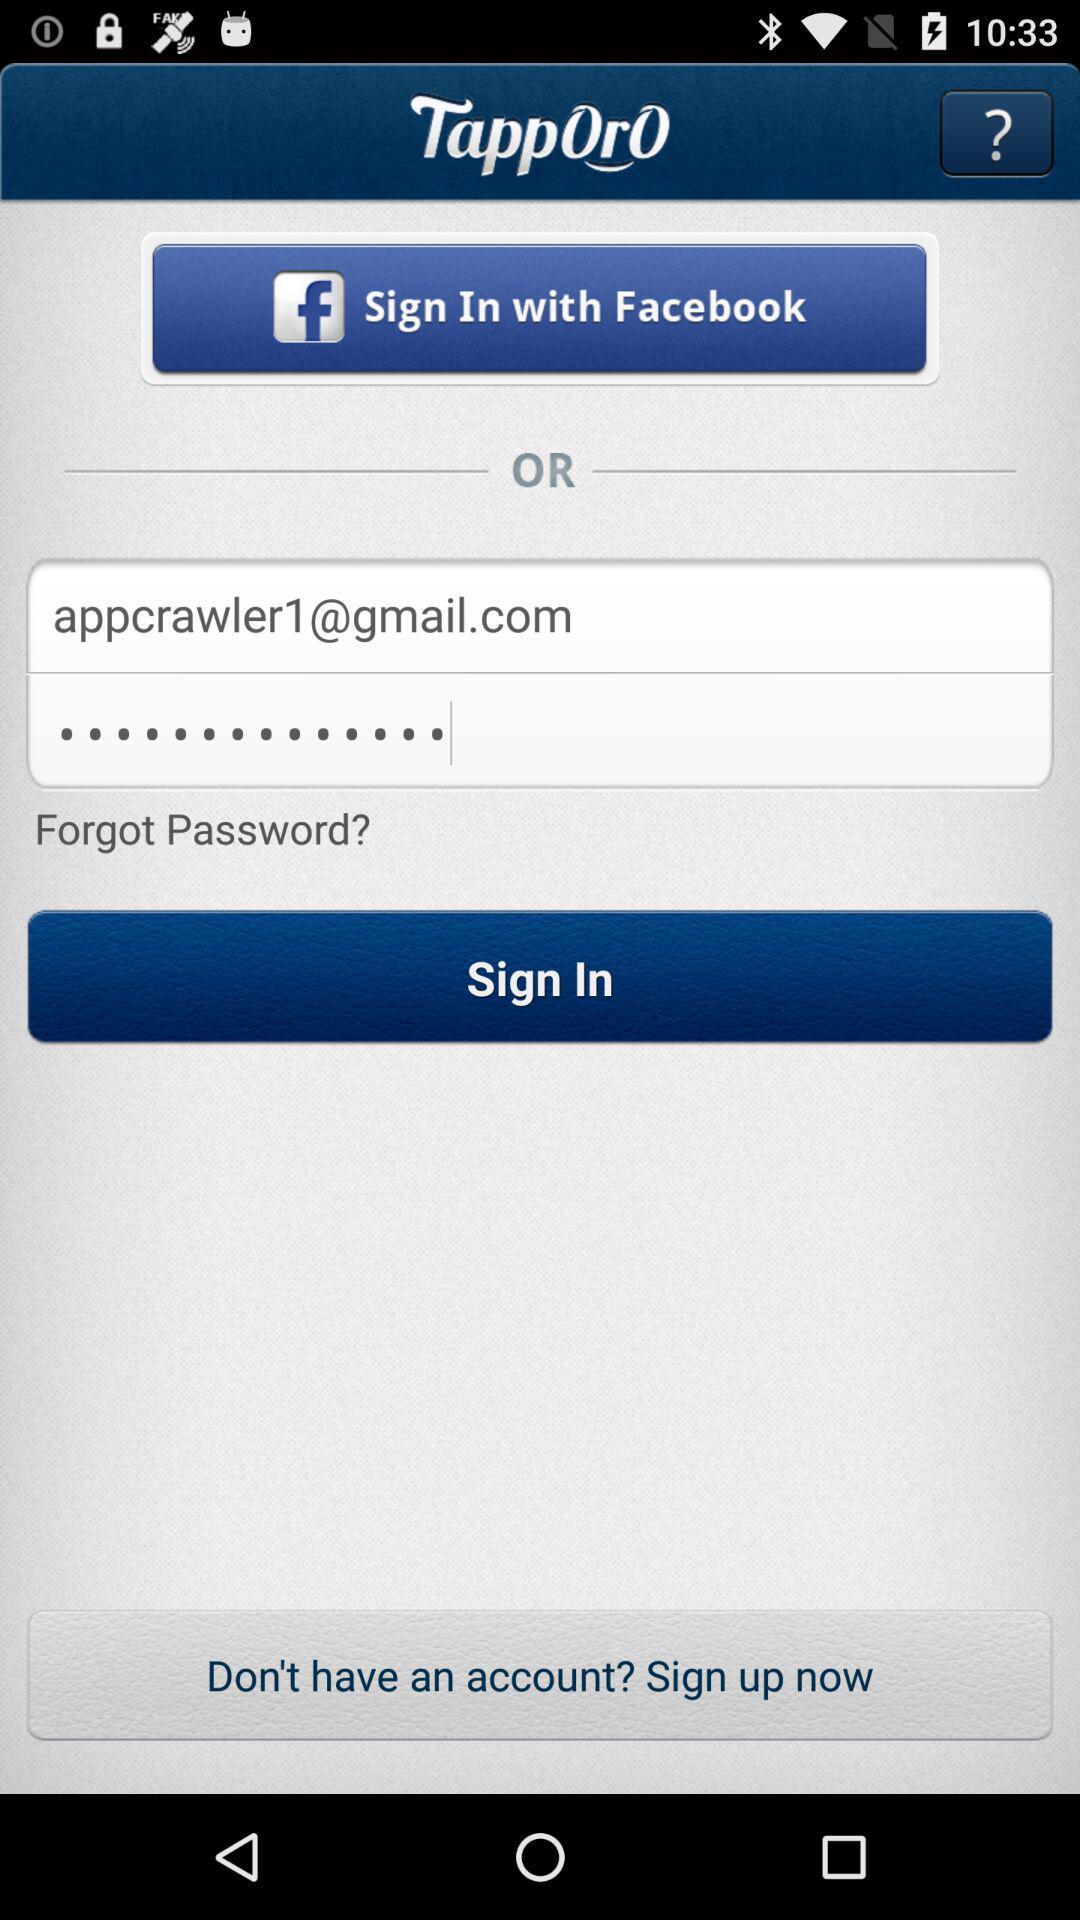  I want to click on help, so click(996, 132).